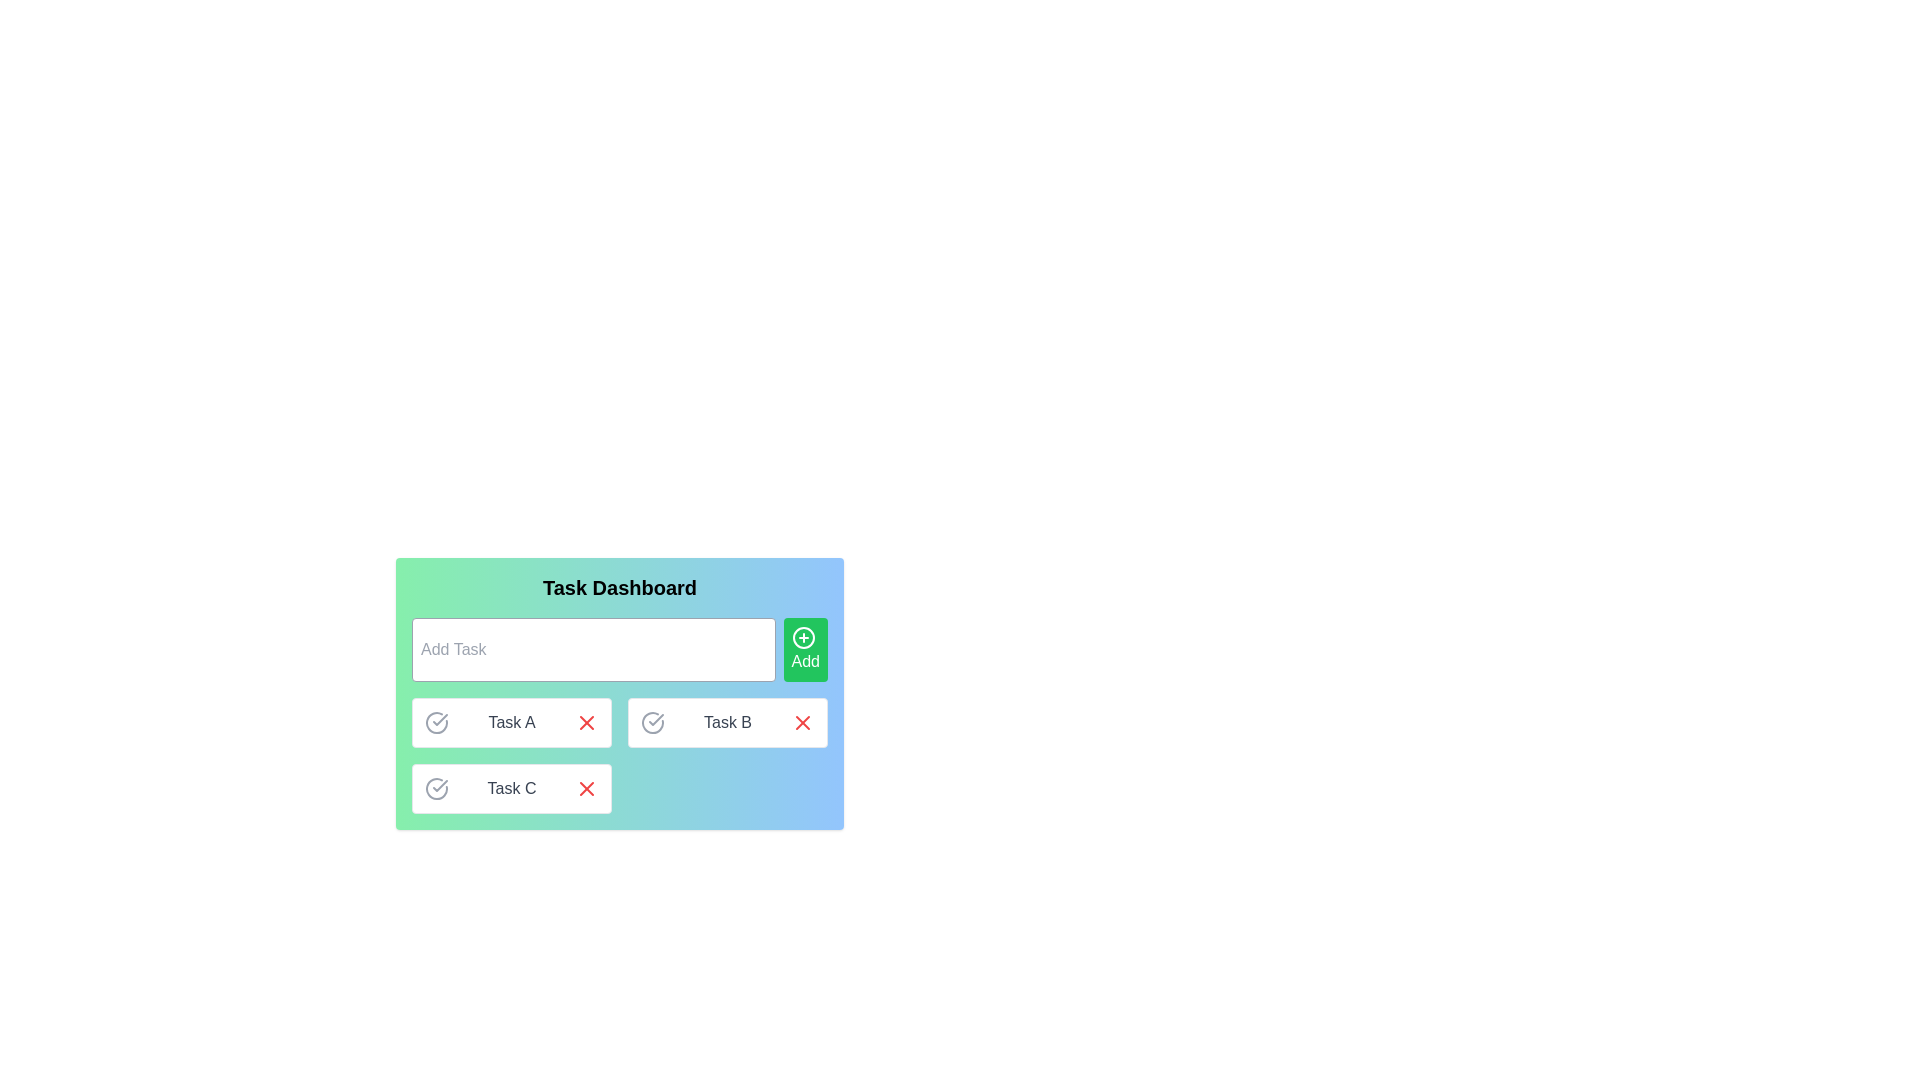 The height and width of the screenshot is (1080, 1920). I want to click on task name displayed in the center of the task item labeled 'Task B' in the task dashboard, so click(727, 722).